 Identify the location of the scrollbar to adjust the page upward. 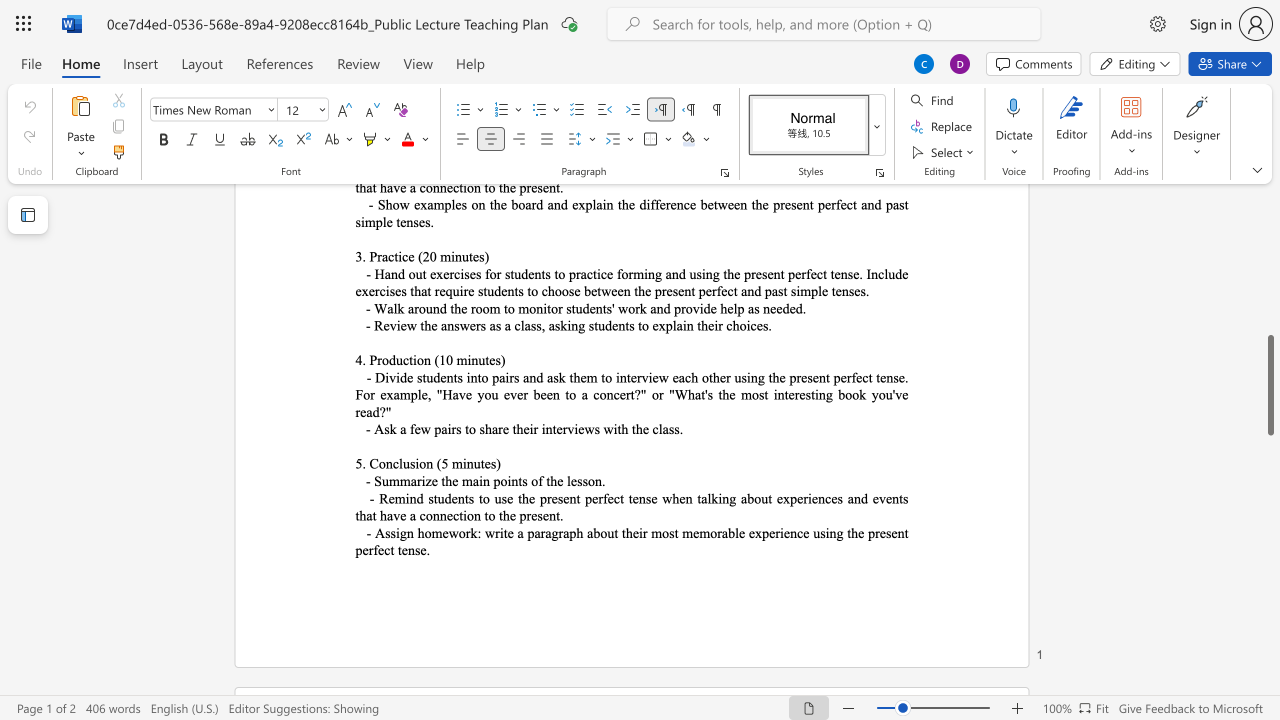
(1269, 248).